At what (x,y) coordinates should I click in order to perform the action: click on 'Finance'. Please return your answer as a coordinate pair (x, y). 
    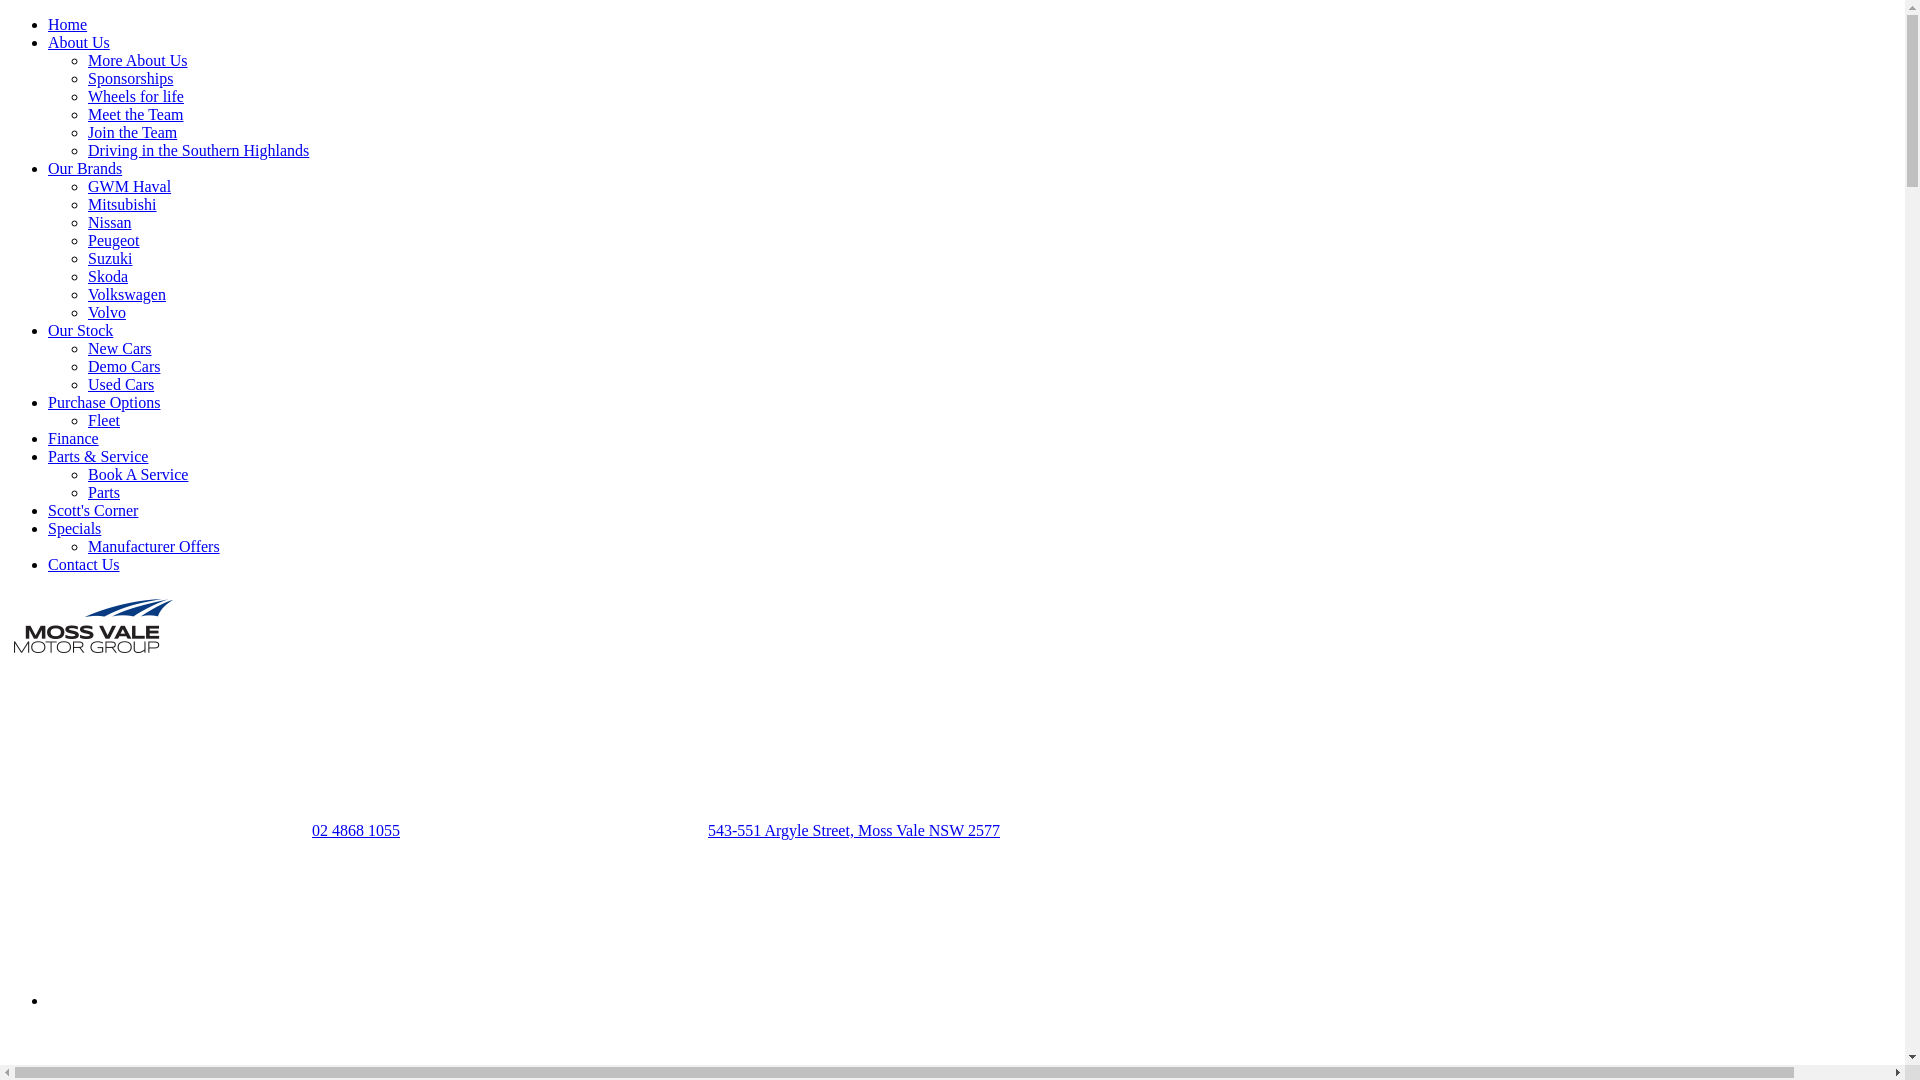
    Looking at the image, I should click on (73, 437).